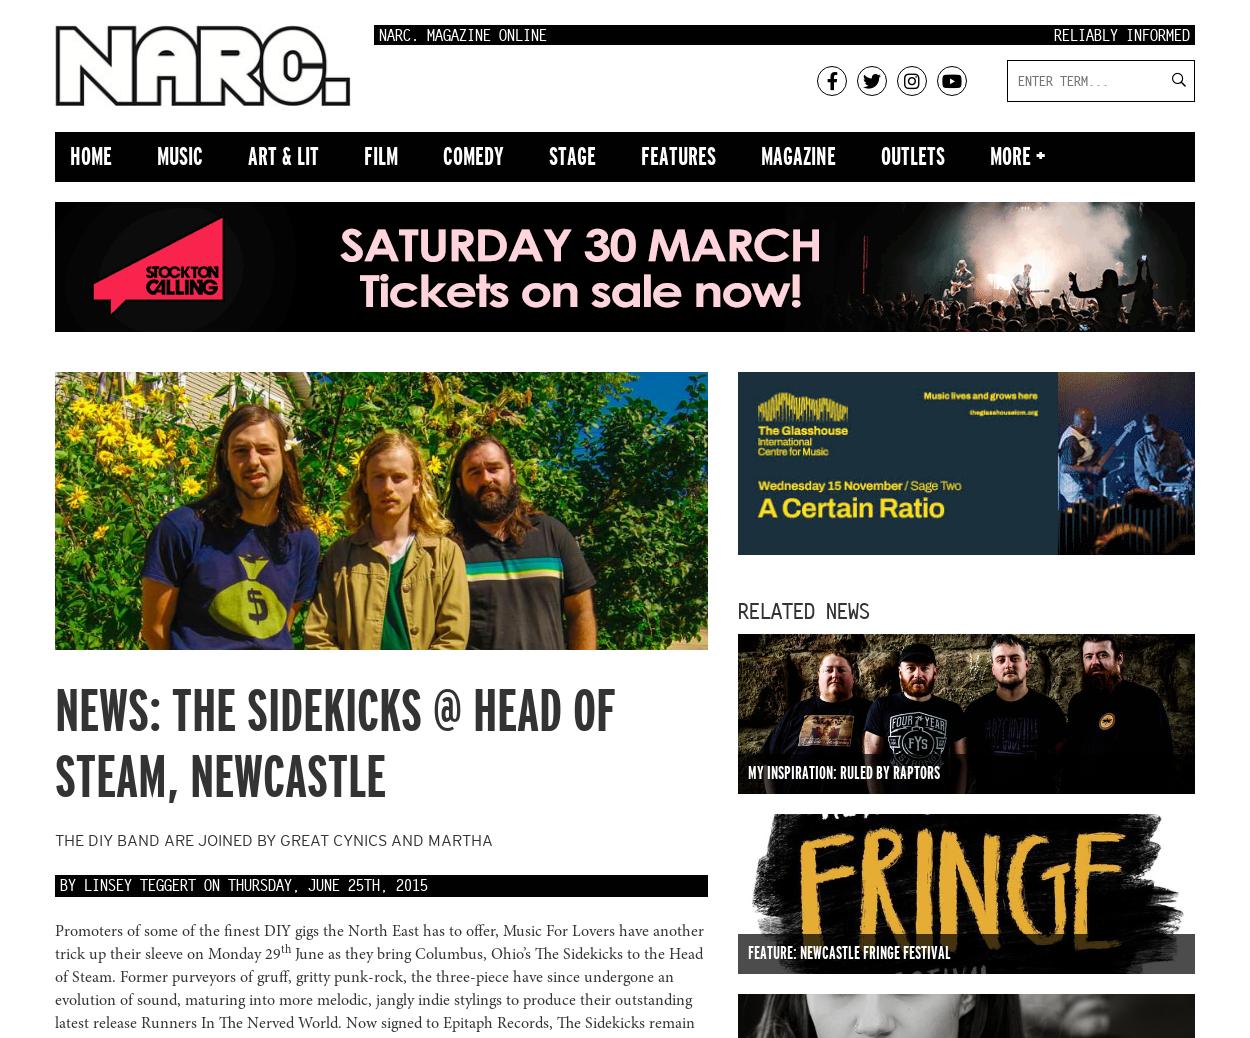  Describe the element at coordinates (571, 155) in the screenshot. I see `'Stage'` at that location.